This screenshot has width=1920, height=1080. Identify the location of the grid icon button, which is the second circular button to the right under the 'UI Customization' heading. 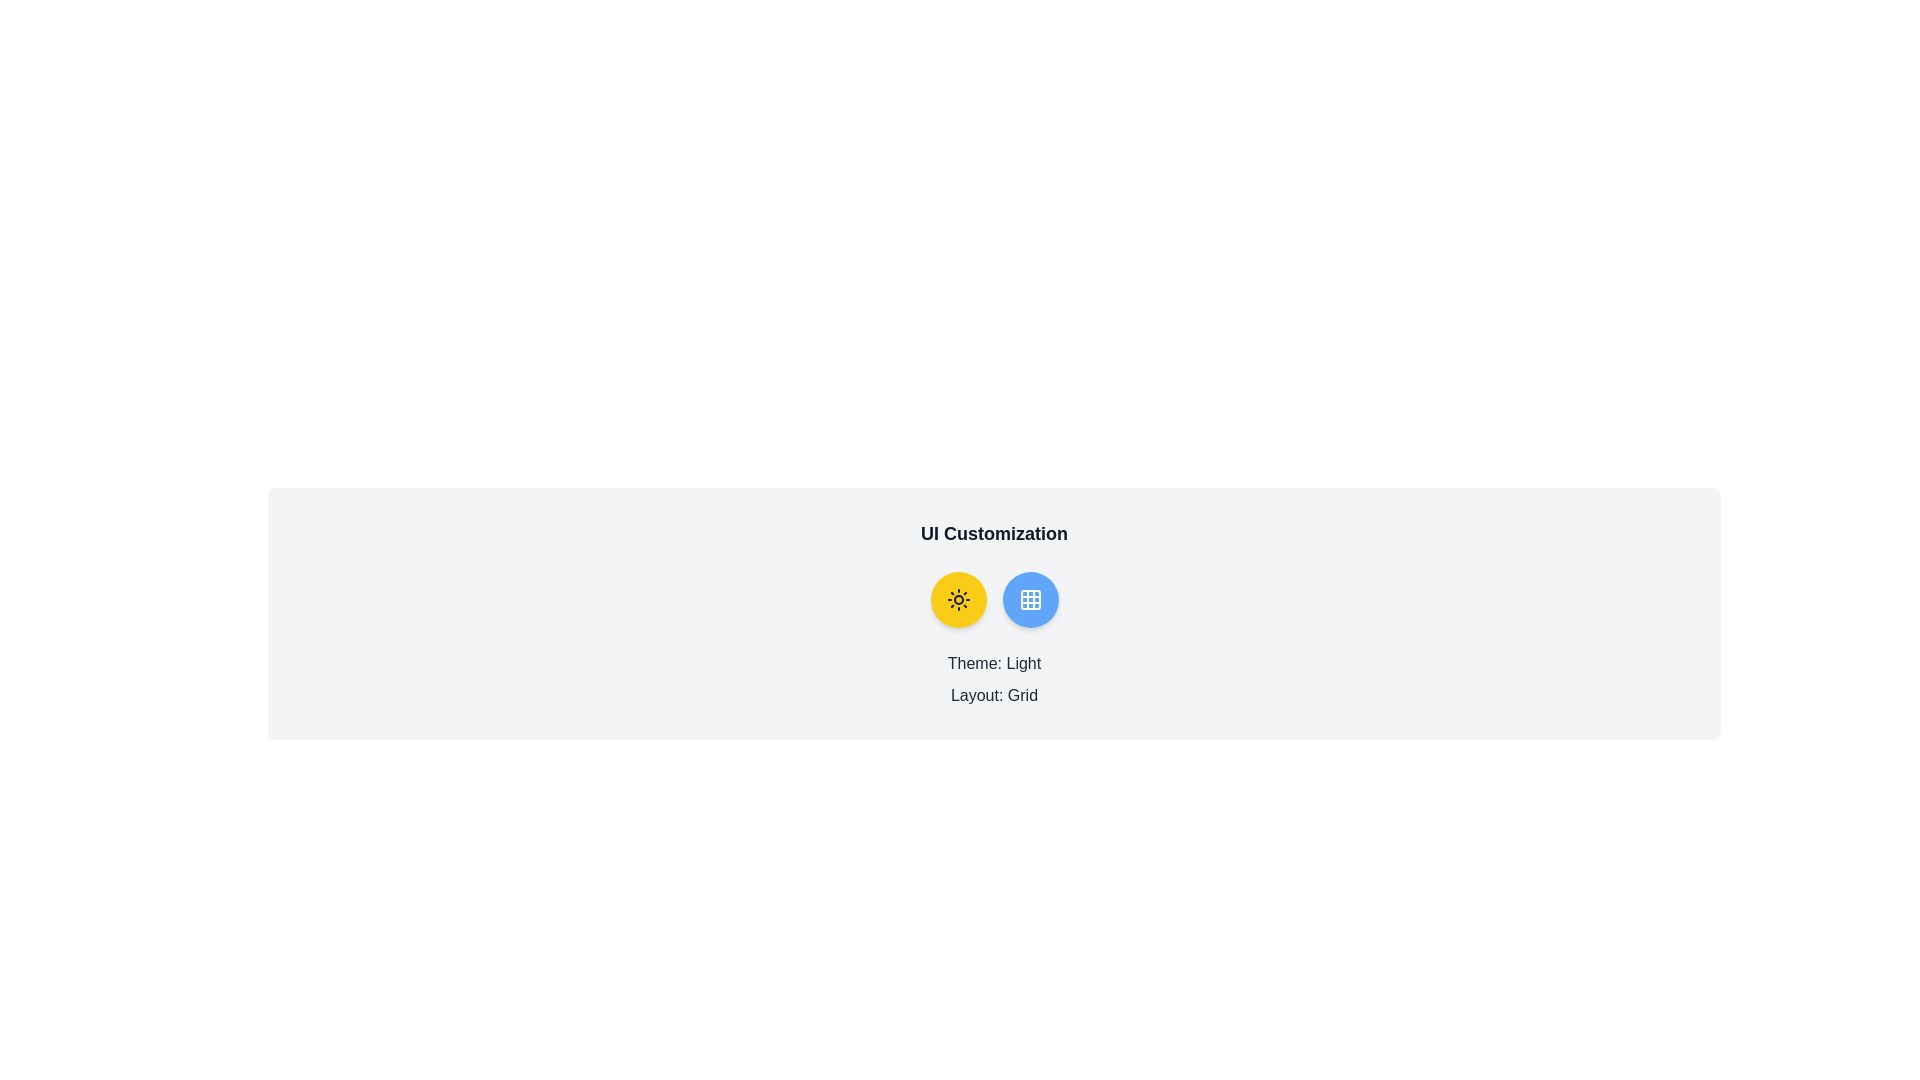
(1030, 599).